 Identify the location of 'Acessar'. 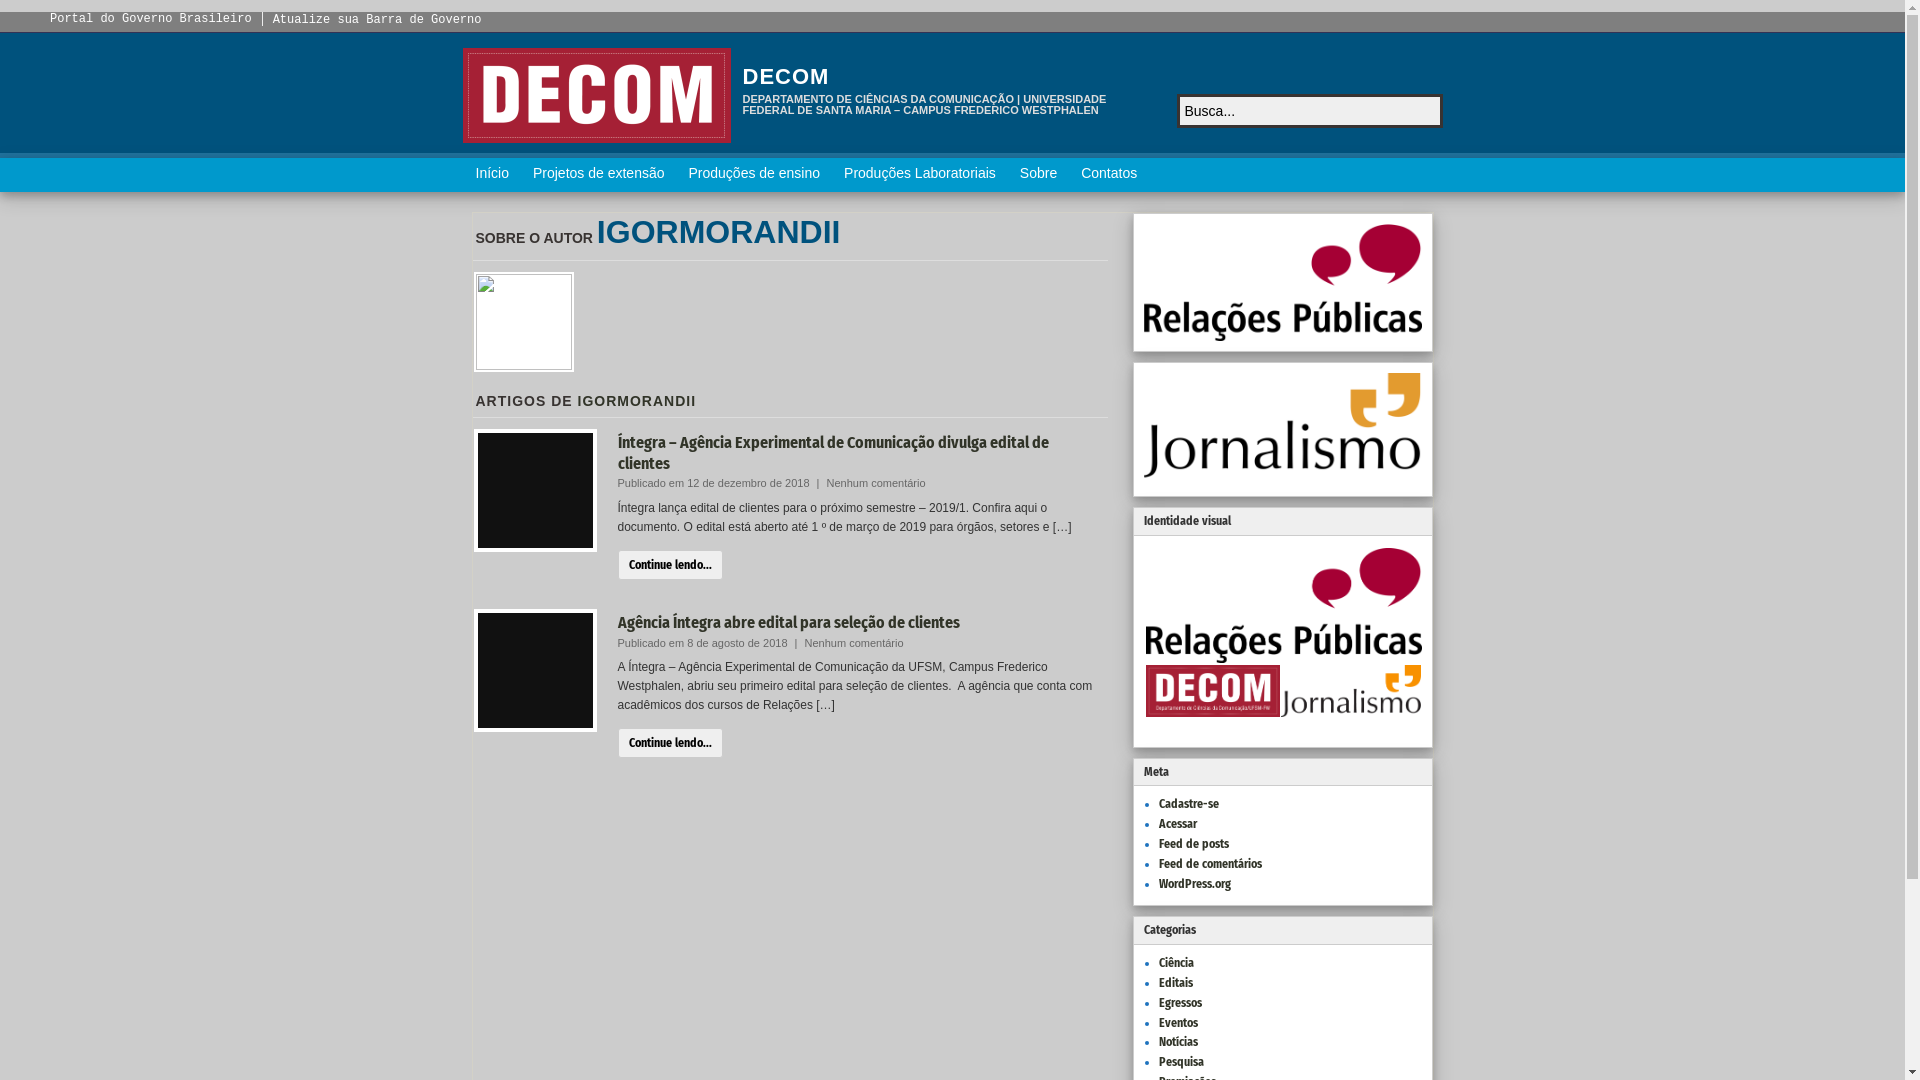
(1157, 824).